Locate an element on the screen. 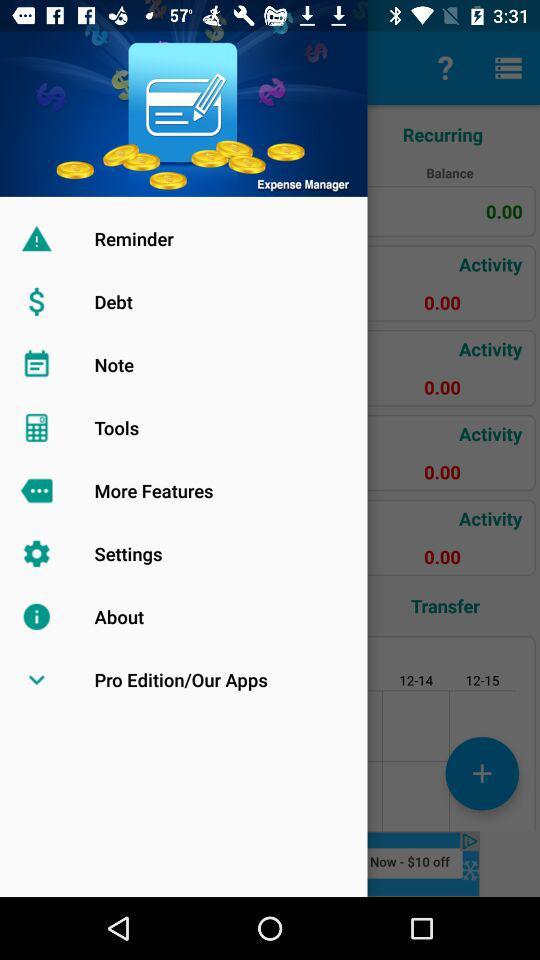 This screenshot has width=540, height=960. the add icon is located at coordinates (481, 772).